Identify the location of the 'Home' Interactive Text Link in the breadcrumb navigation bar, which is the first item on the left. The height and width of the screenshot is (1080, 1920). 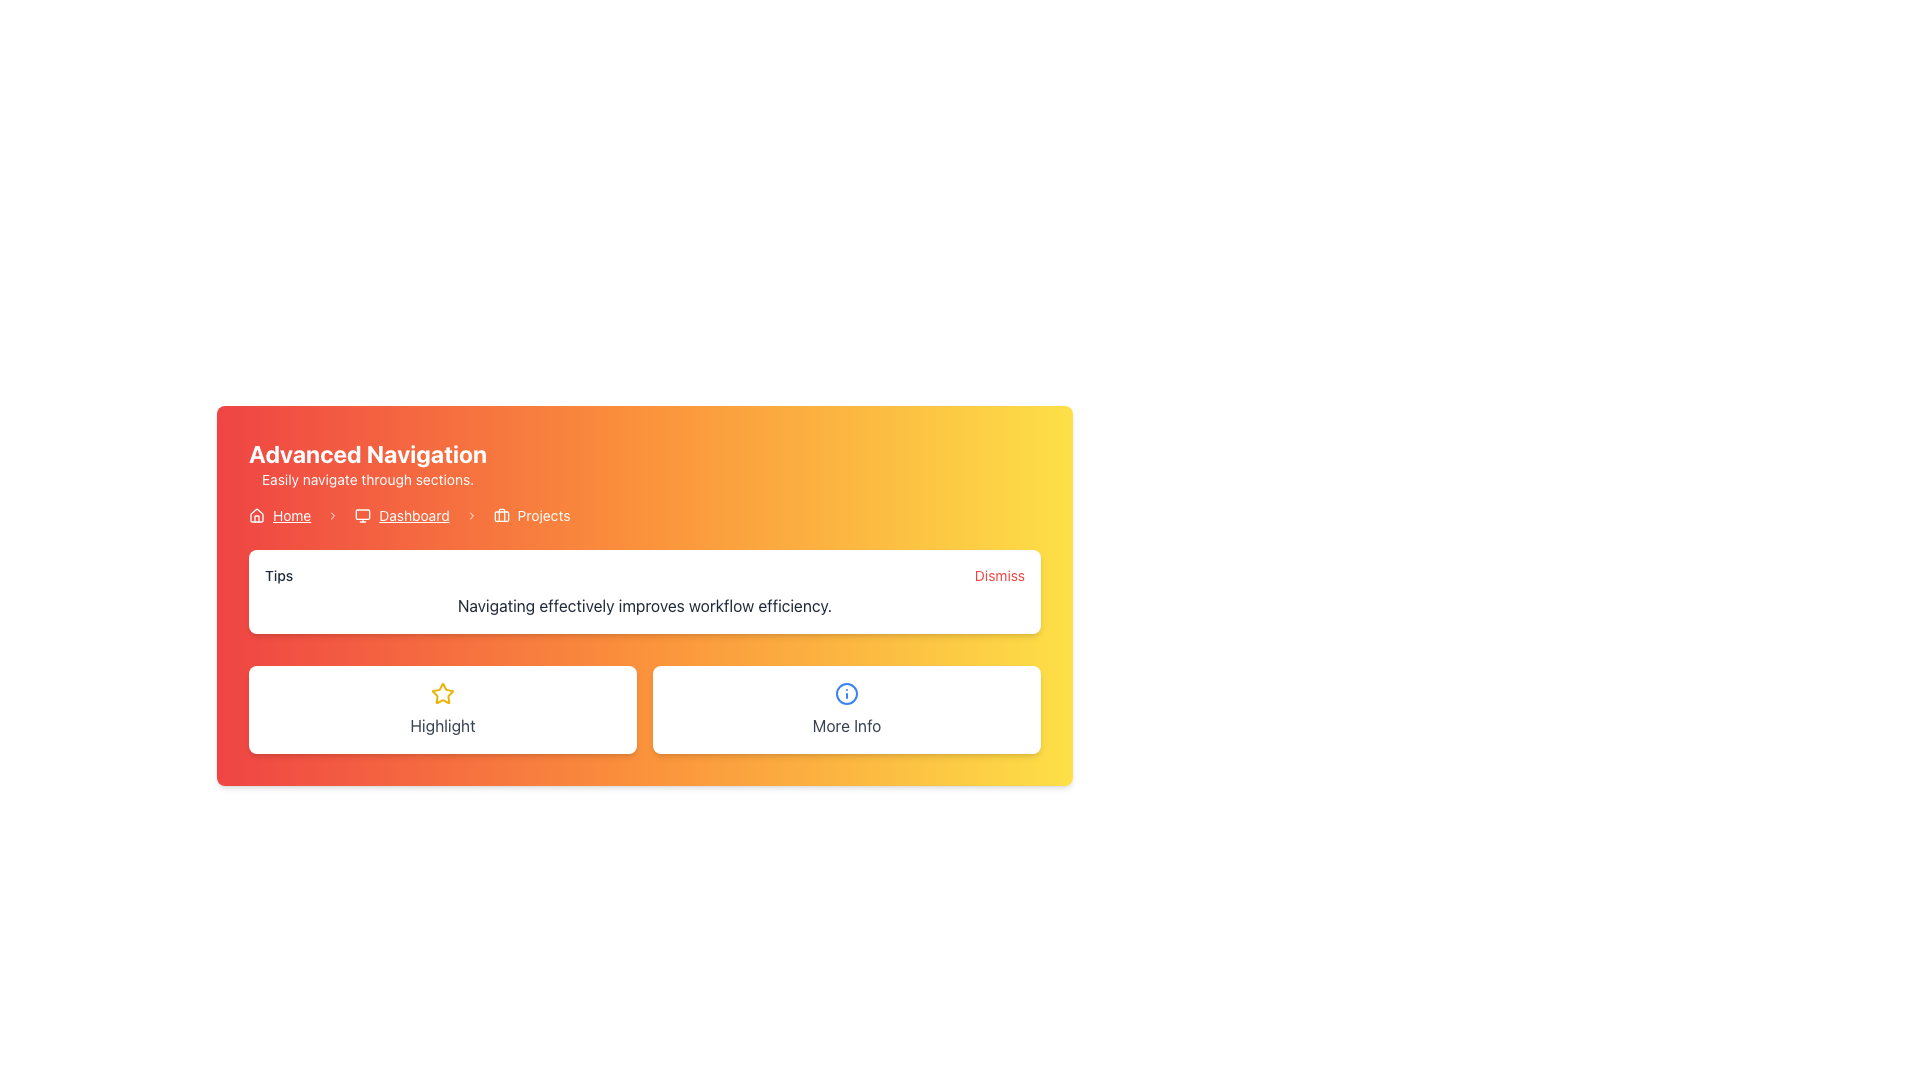
(279, 515).